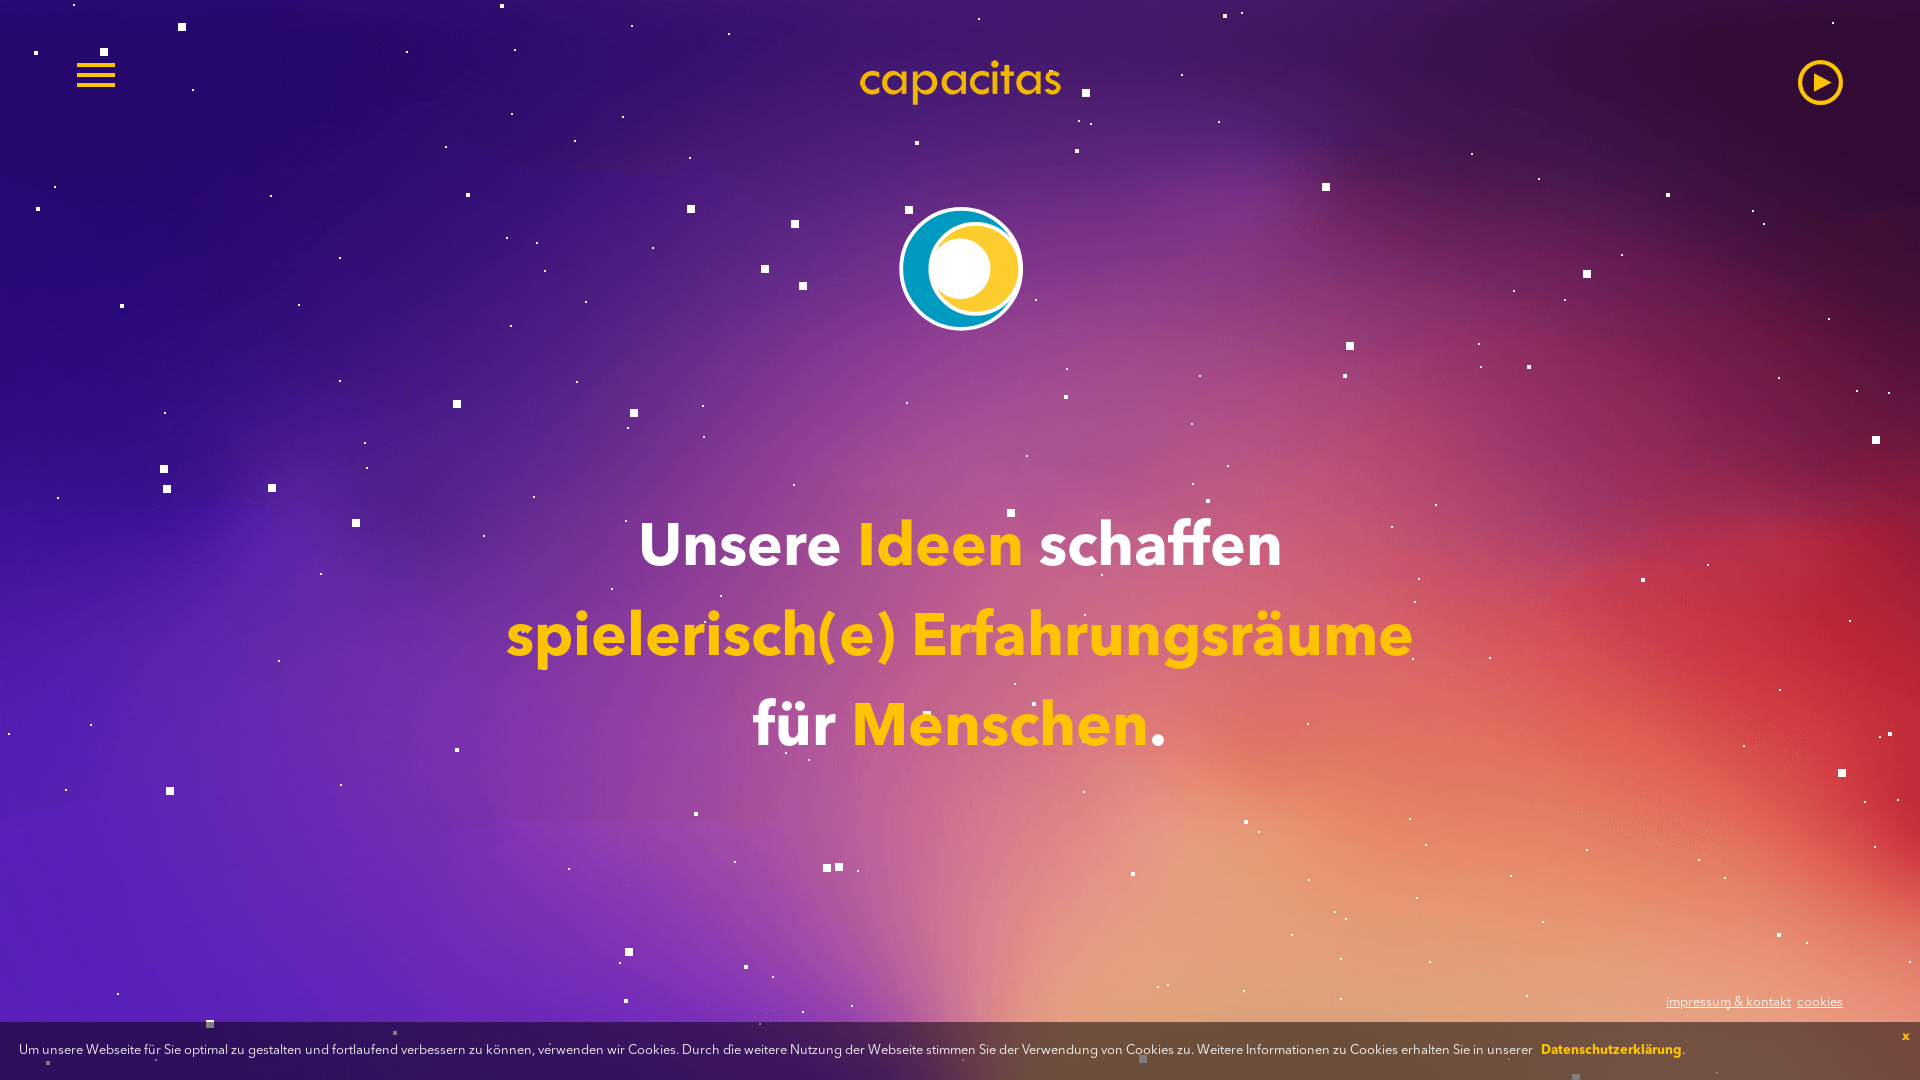 Image resolution: width=1920 pixels, height=1080 pixels. What do you see at coordinates (1796, 1002) in the screenshot?
I see `'cookies'` at bounding box center [1796, 1002].